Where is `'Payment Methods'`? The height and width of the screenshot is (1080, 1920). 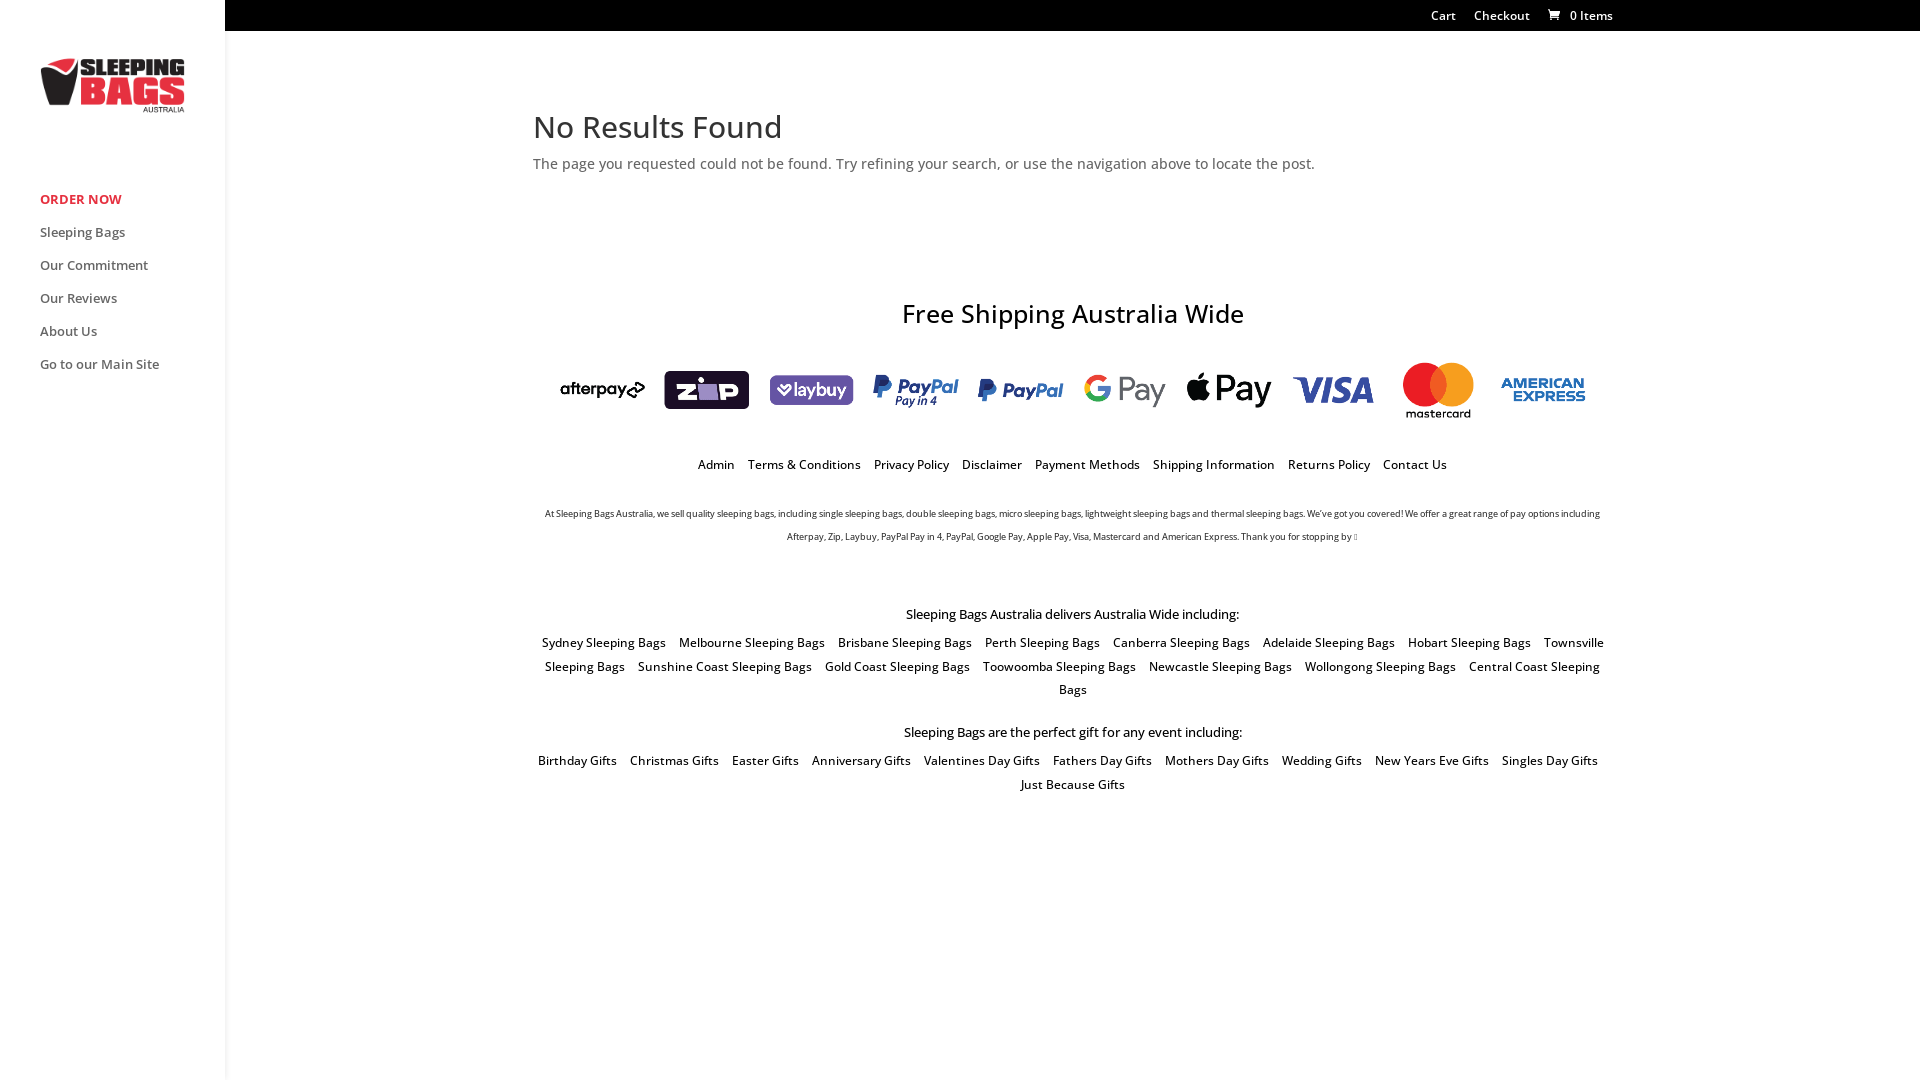
'Payment Methods' is located at coordinates (1035, 464).